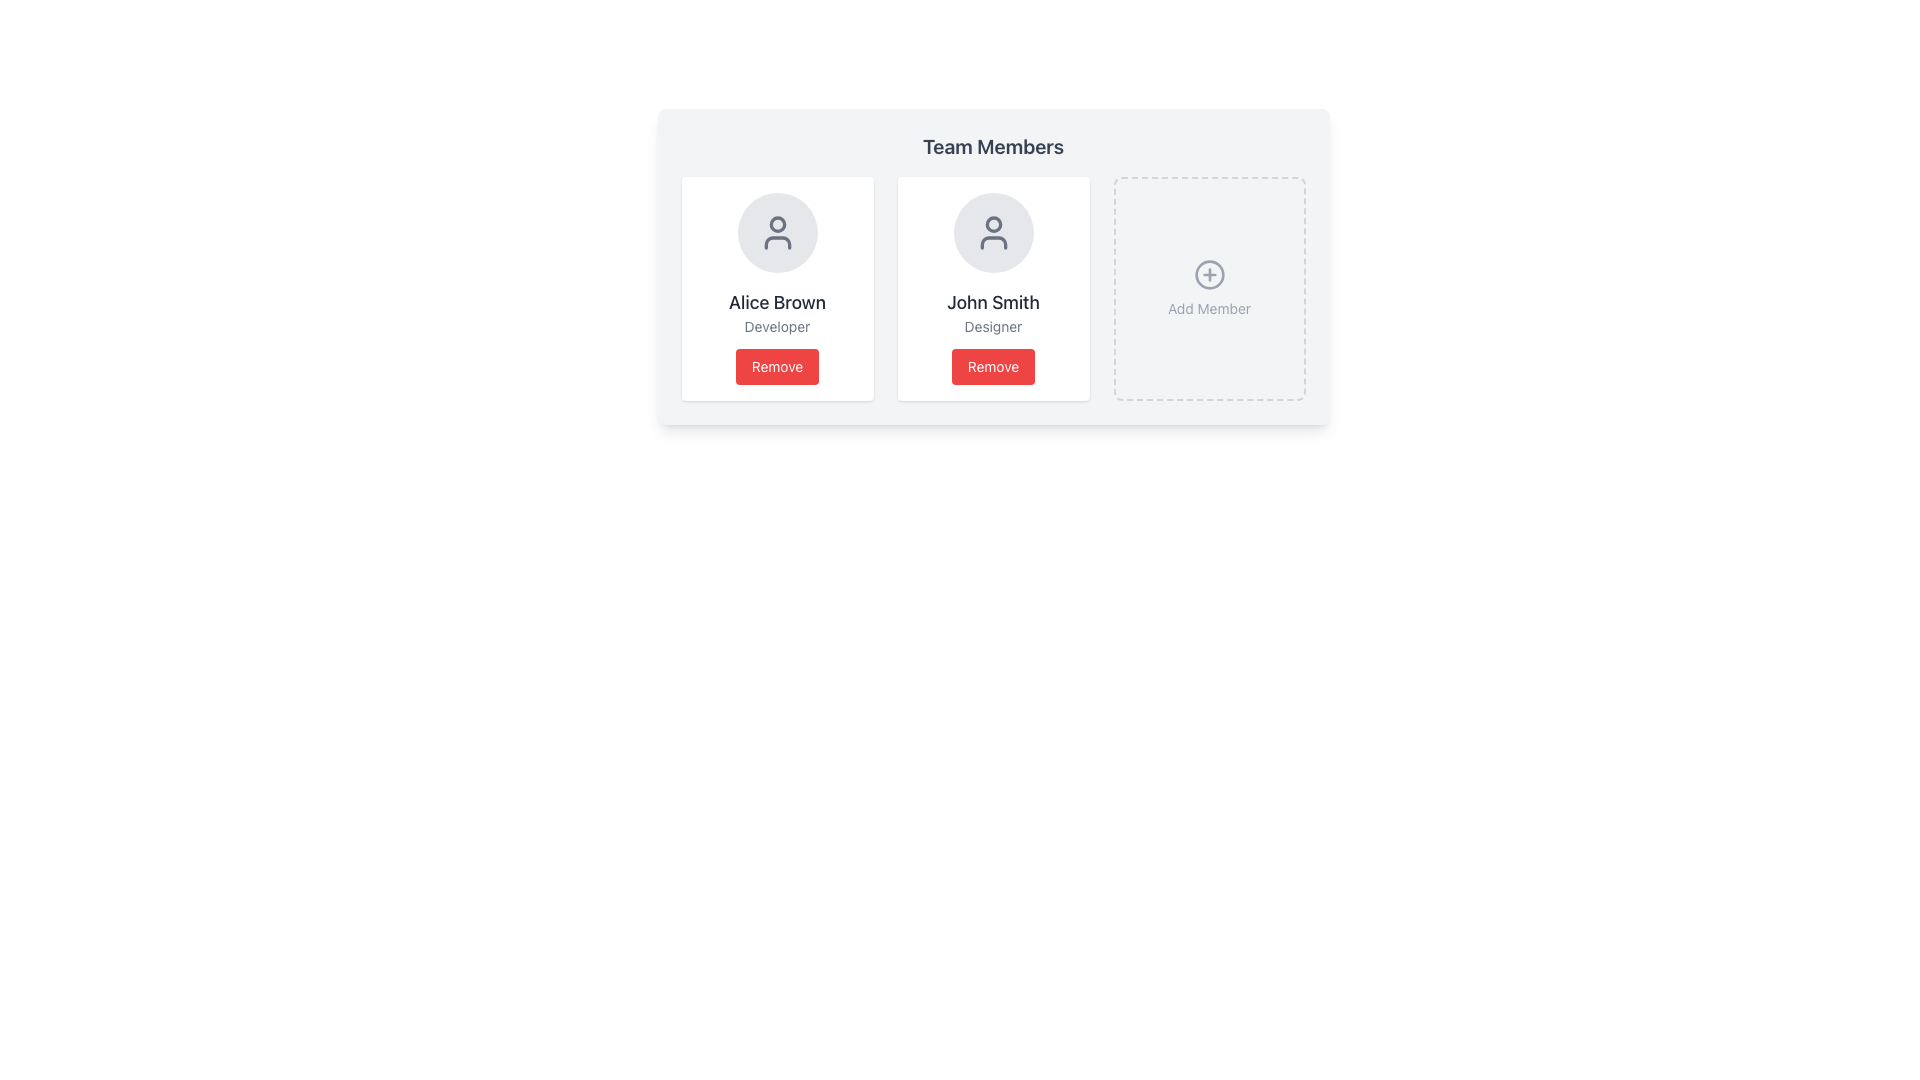 The image size is (1920, 1080). What do you see at coordinates (993, 231) in the screenshot?
I see `the decorative avatar icon representing the user 'John Smith', located in the middle card of the 'Team Members' row, above the name 'John Smith' and their role 'Designer'` at bounding box center [993, 231].